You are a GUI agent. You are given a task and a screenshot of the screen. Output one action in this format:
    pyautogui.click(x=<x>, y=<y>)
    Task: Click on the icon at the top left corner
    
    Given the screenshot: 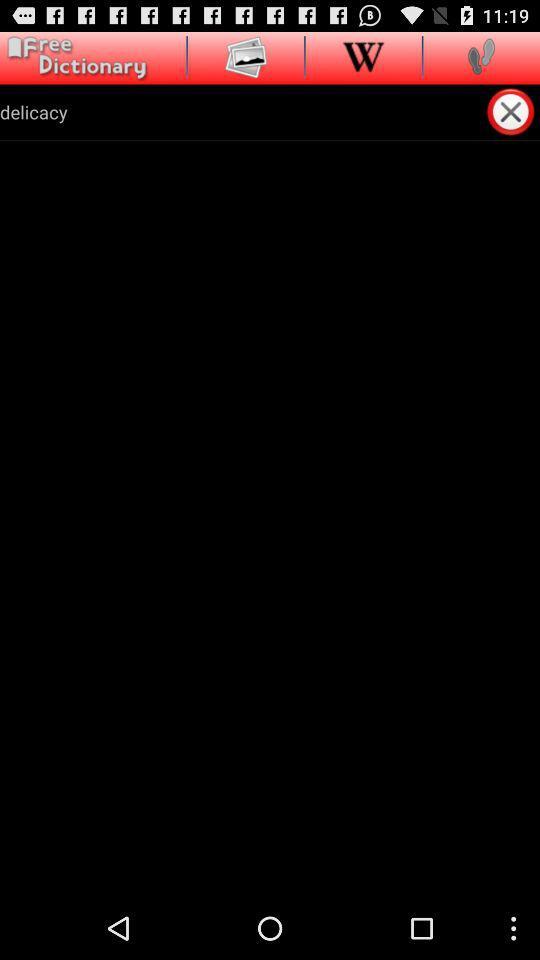 What is the action you would take?
    pyautogui.click(x=73, y=57)
    